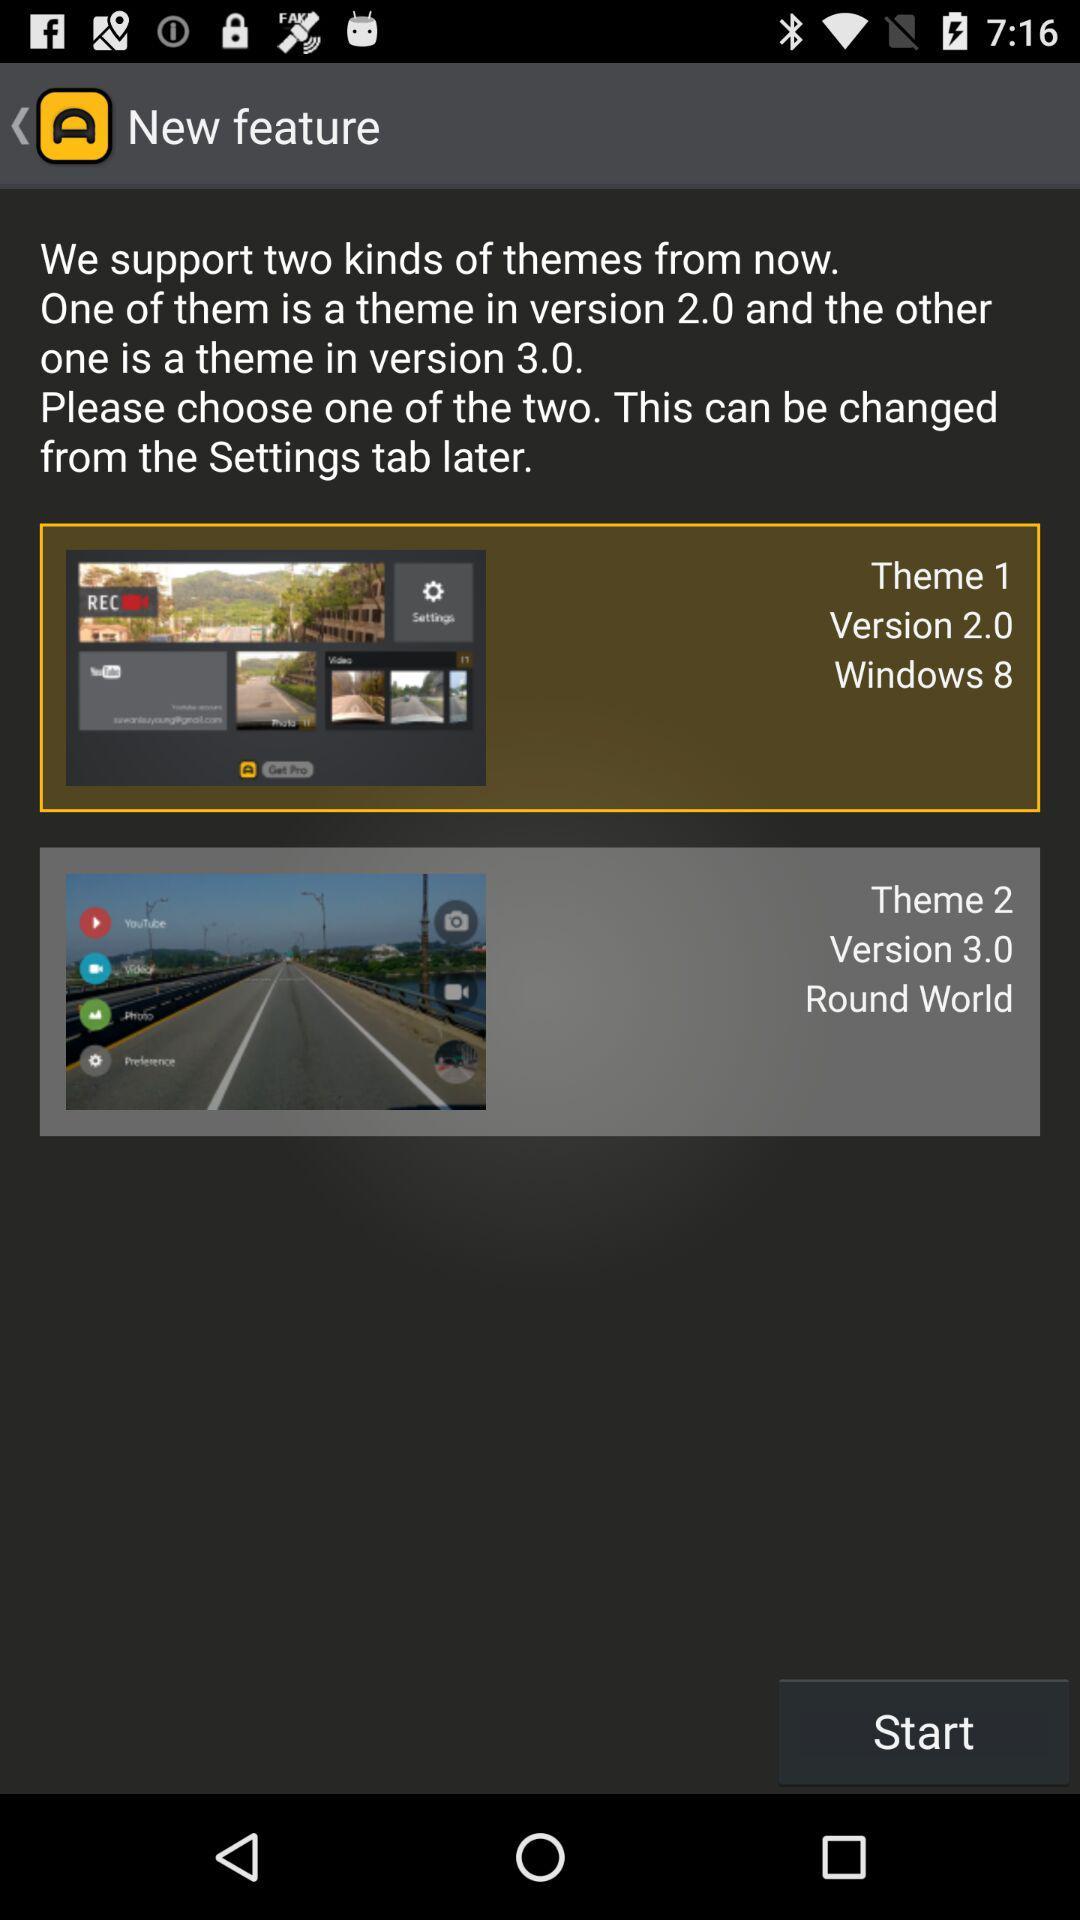 The width and height of the screenshot is (1080, 1920). What do you see at coordinates (924, 1730) in the screenshot?
I see `item at the bottom right corner` at bounding box center [924, 1730].